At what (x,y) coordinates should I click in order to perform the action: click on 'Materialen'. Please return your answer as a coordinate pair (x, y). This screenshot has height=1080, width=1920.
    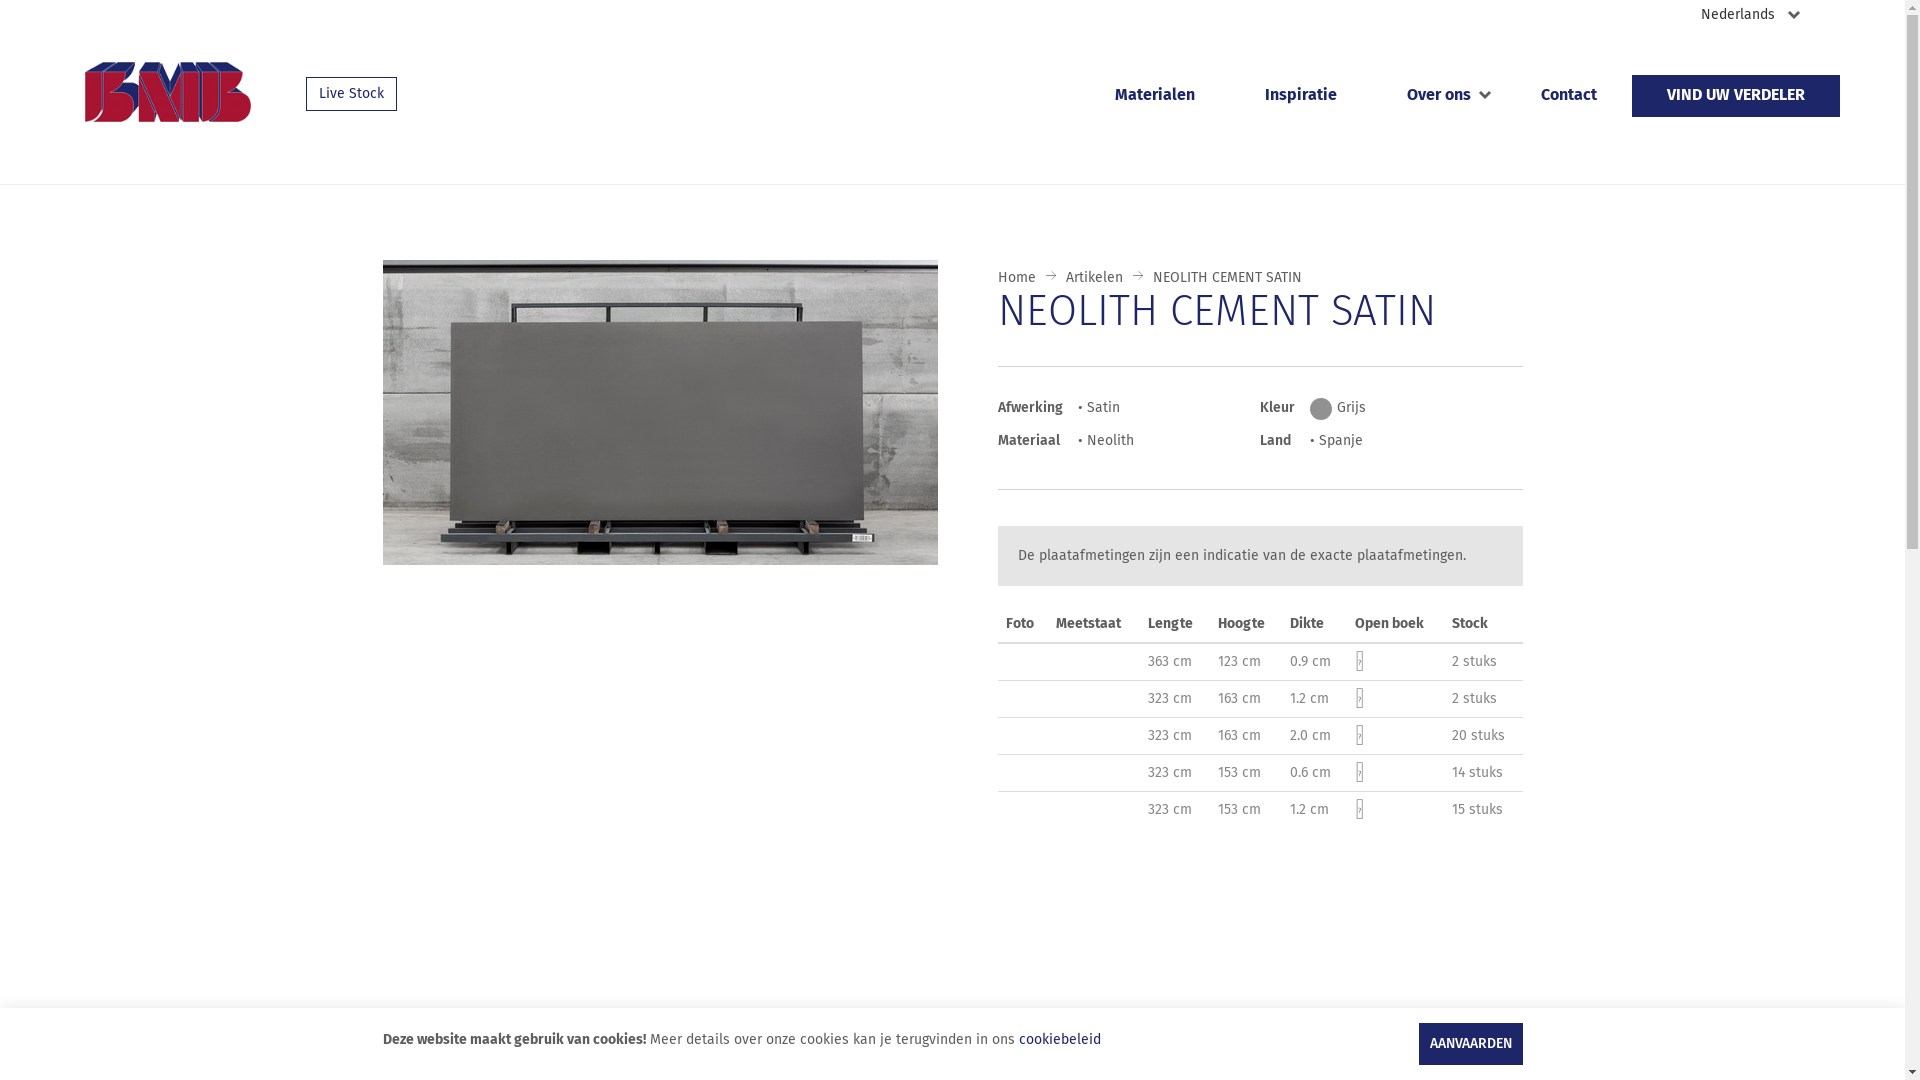
    Looking at the image, I should click on (1155, 96).